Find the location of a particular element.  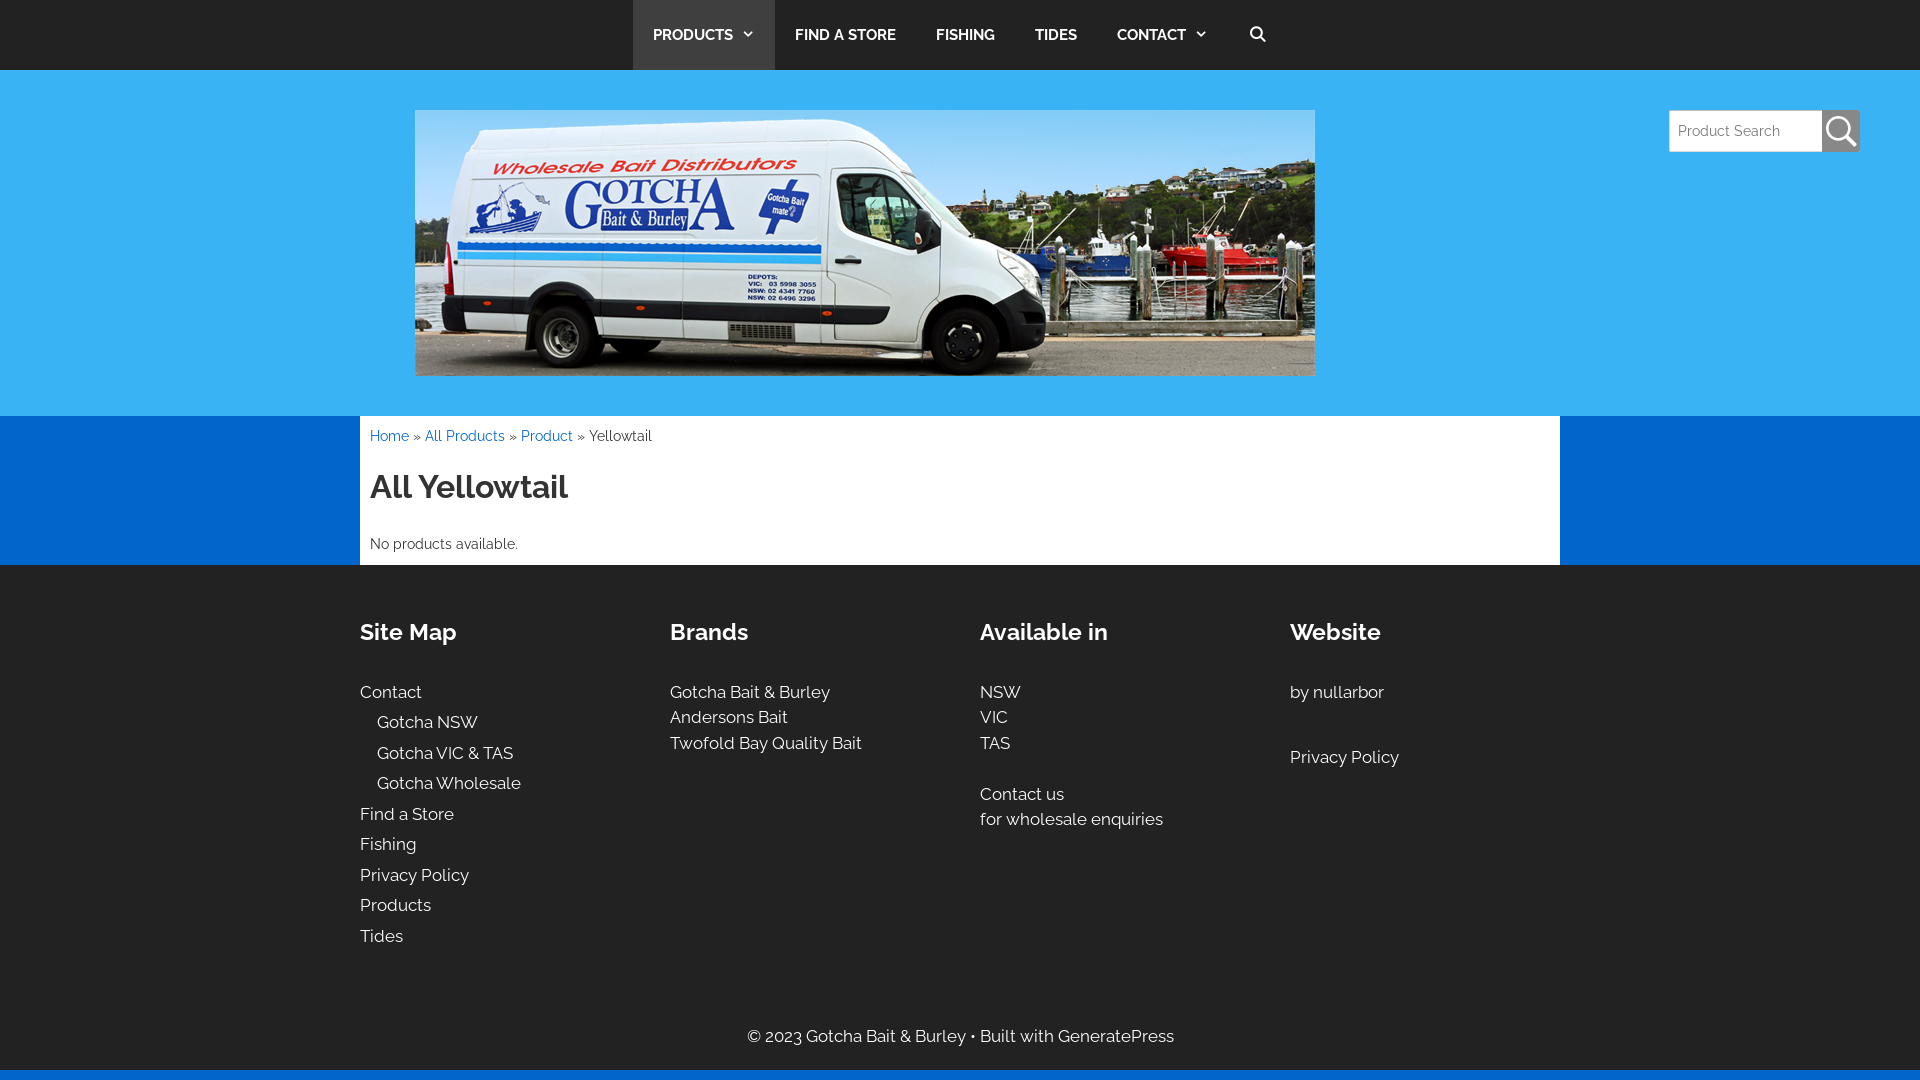

'Twofold Bay Quality Bait' is located at coordinates (765, 743).